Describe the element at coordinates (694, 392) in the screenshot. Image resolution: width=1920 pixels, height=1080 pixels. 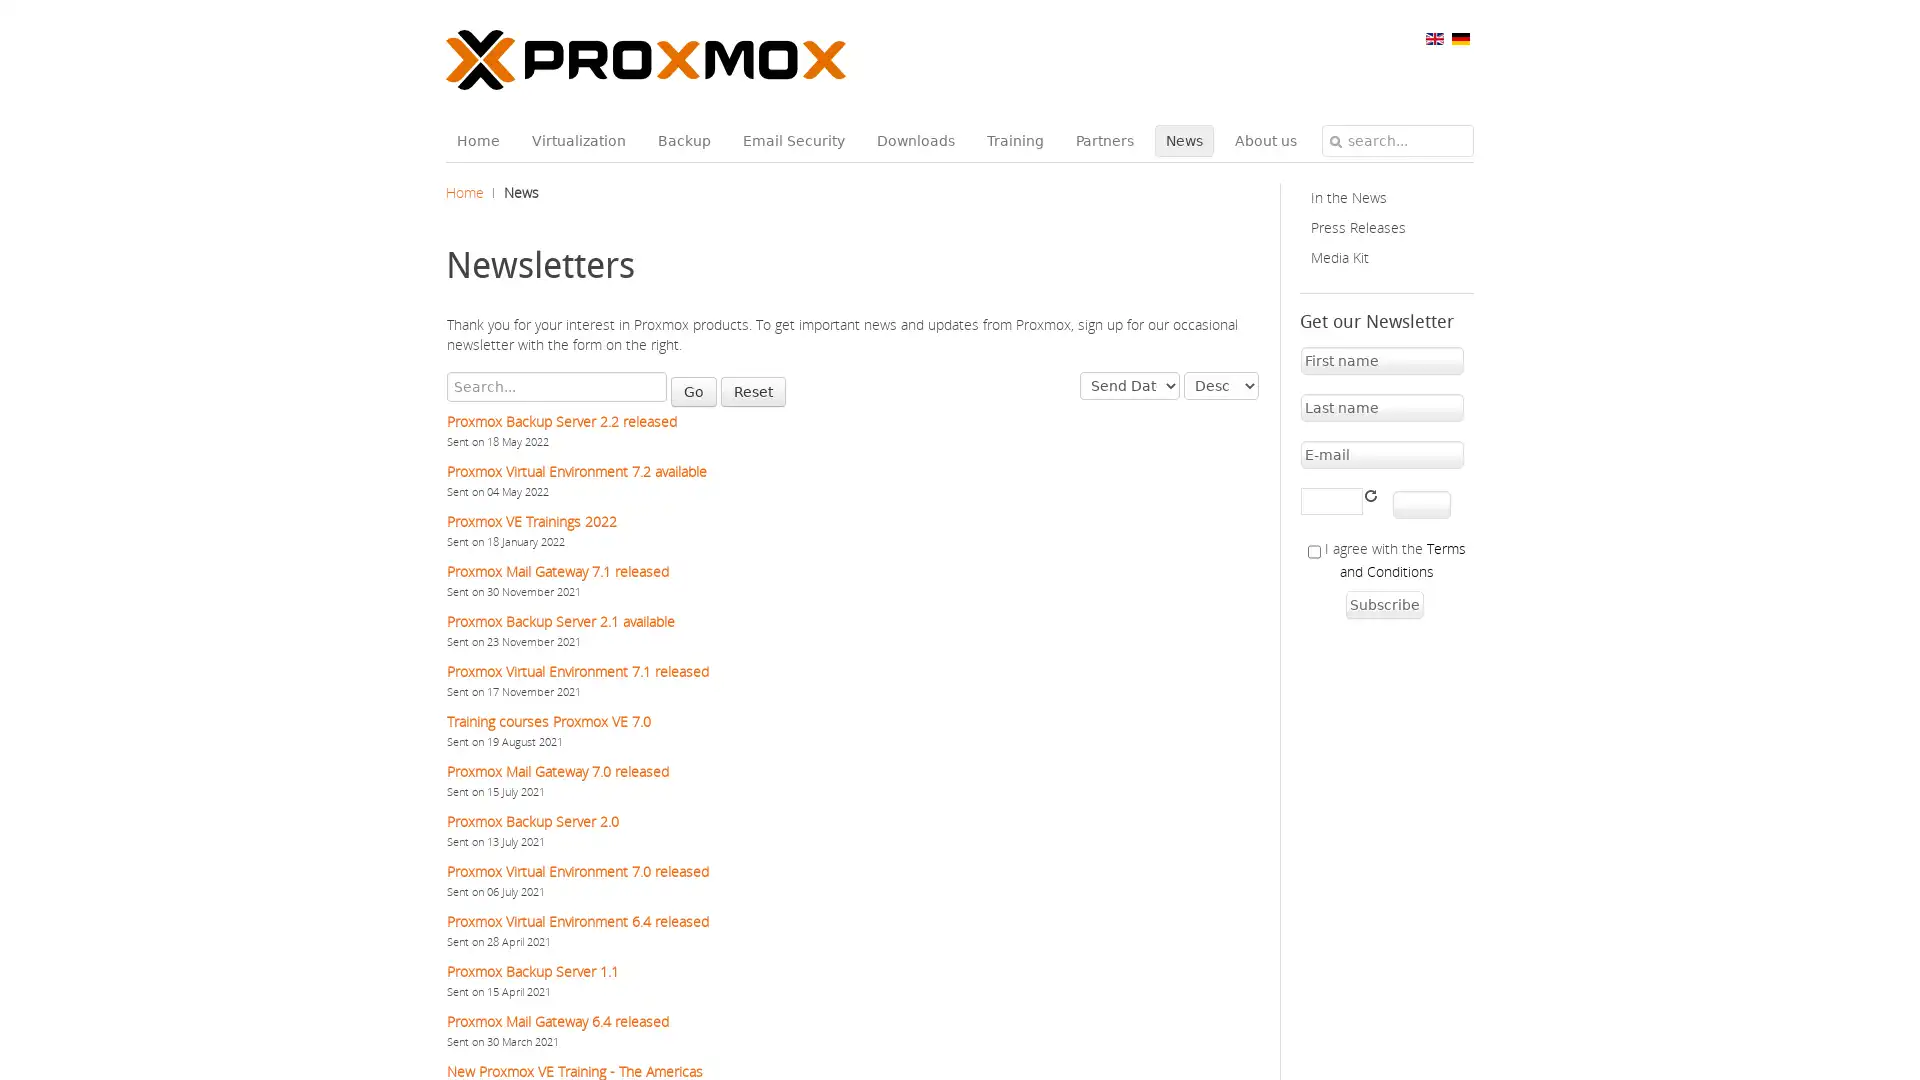
I see `Go` at that location.